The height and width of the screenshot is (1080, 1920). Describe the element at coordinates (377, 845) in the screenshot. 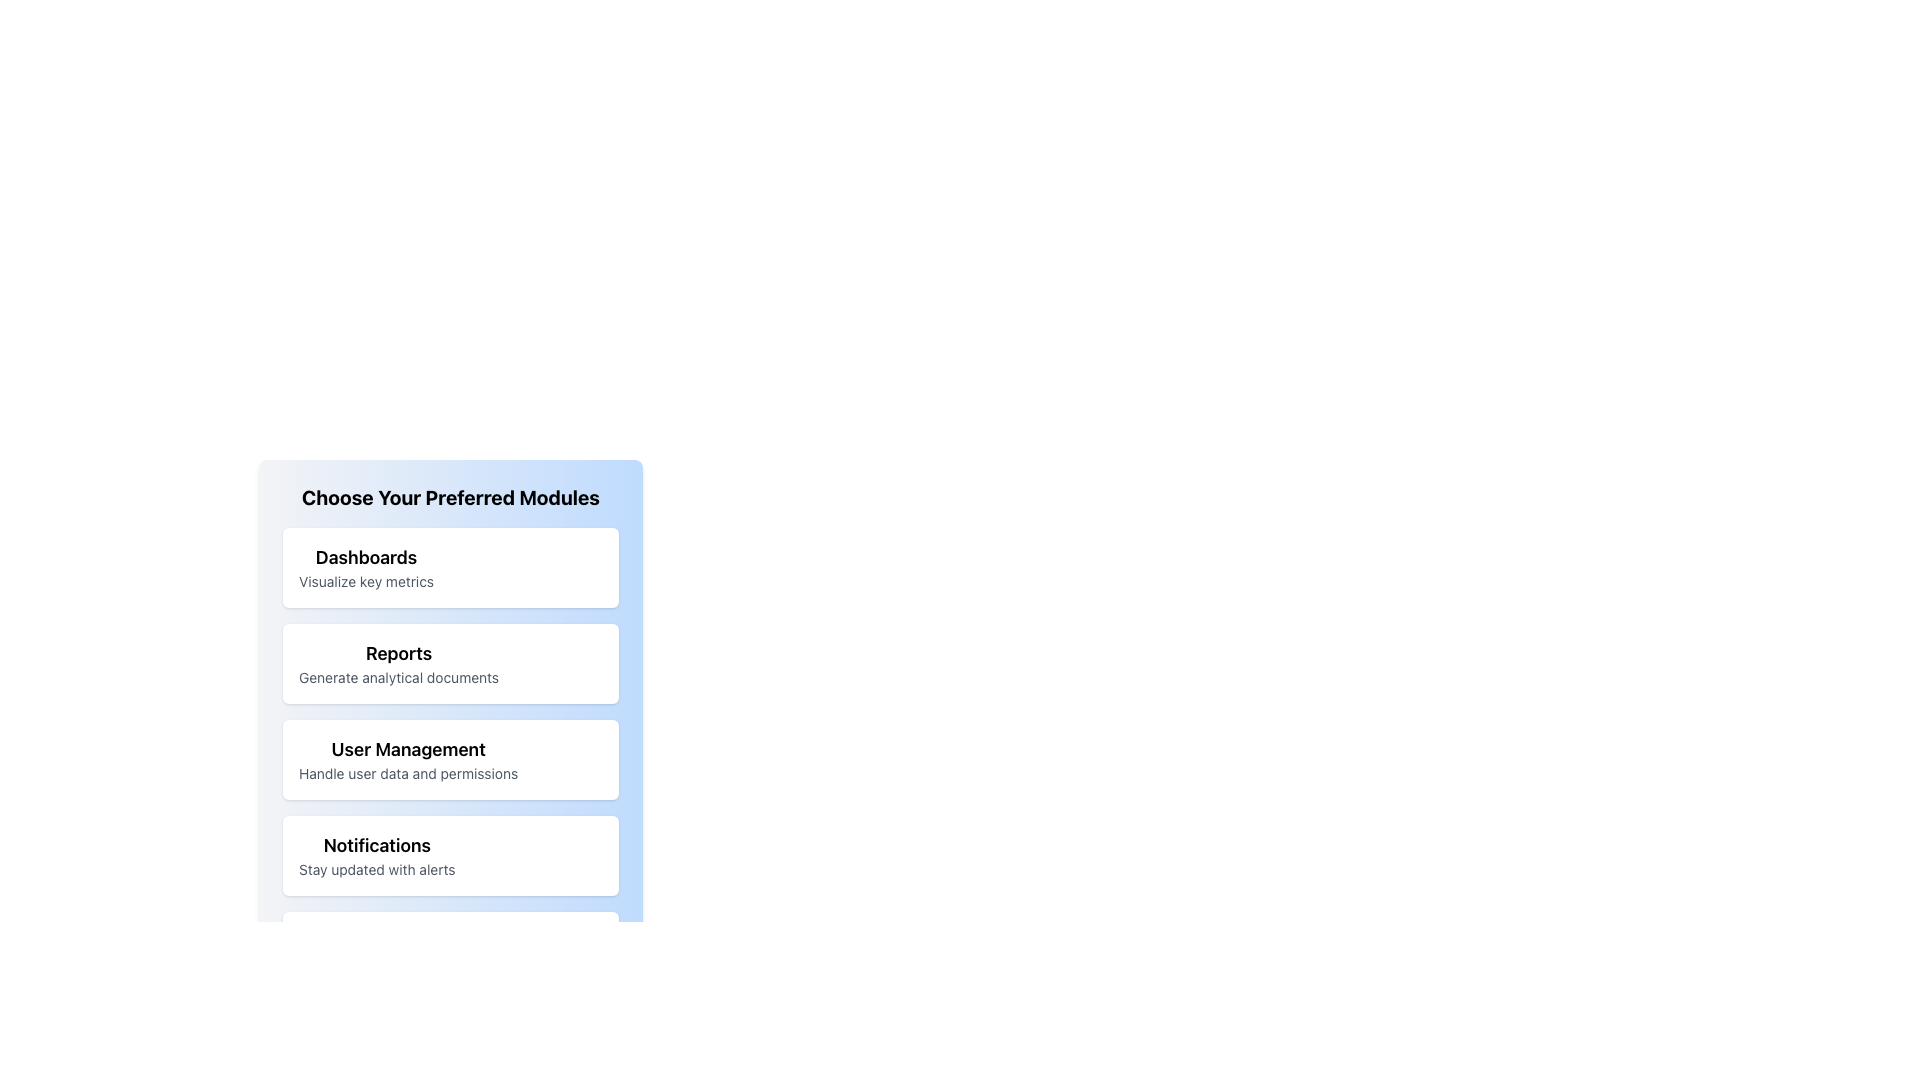

I see `text from the 'Notifications' text label, which is positioned in the fourth module option of the module selection interface` at that location.